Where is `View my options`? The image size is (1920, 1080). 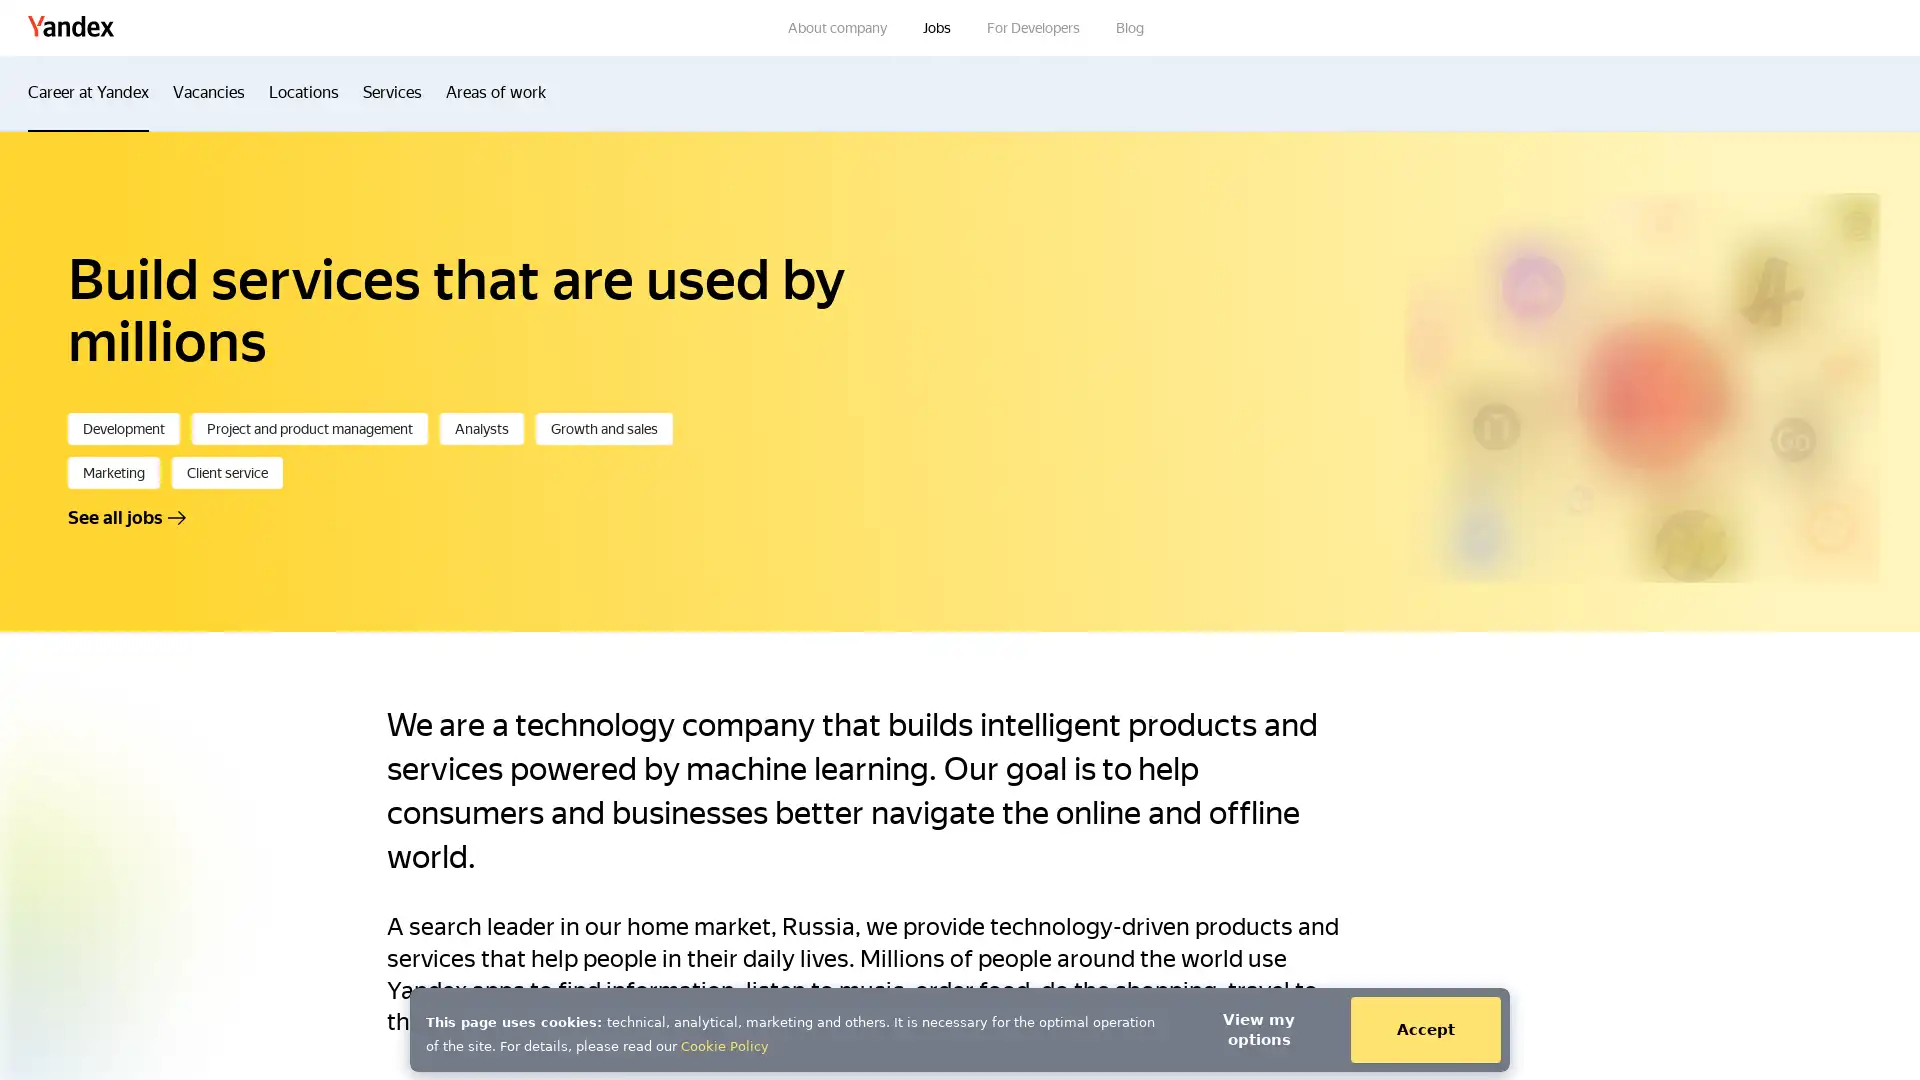
View my options is located at coordinates (1257, 1029).